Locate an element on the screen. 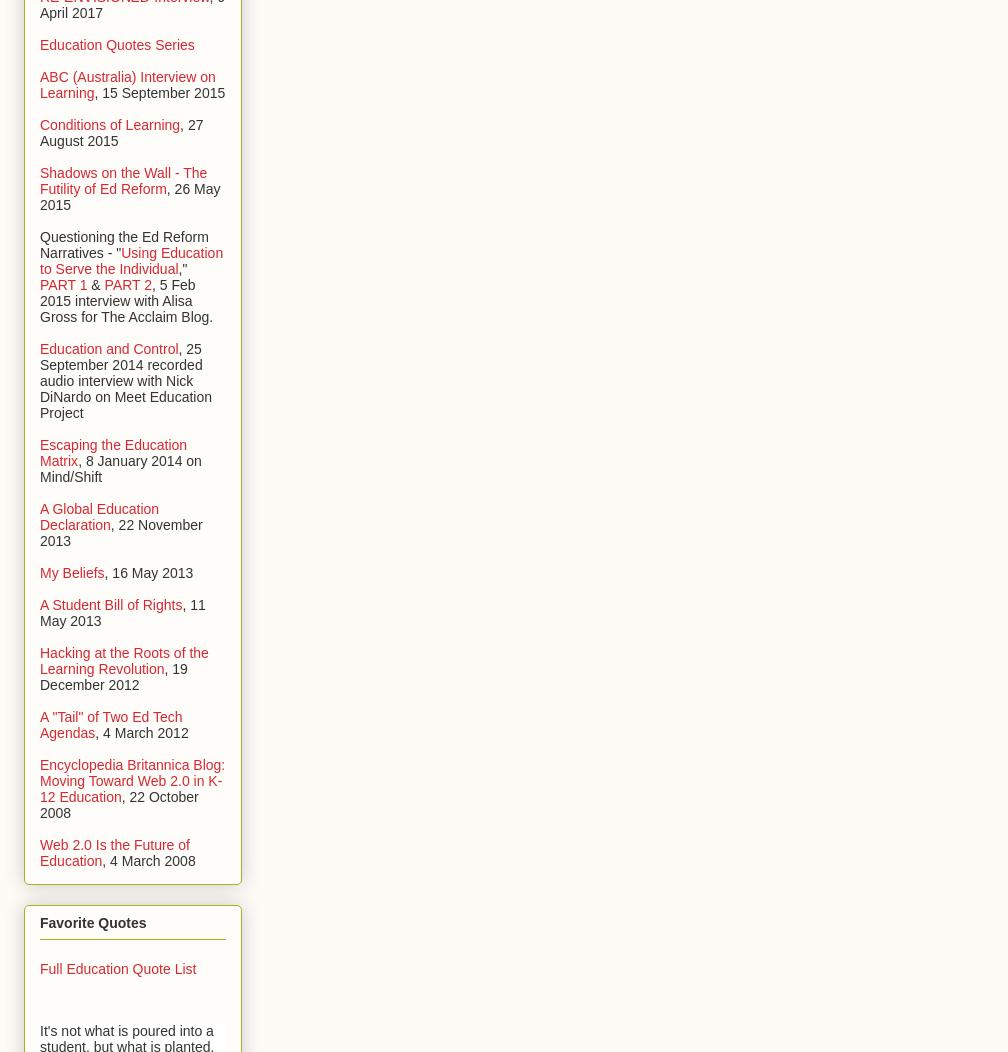  'PART 1' is located at coordinates (40, 284).